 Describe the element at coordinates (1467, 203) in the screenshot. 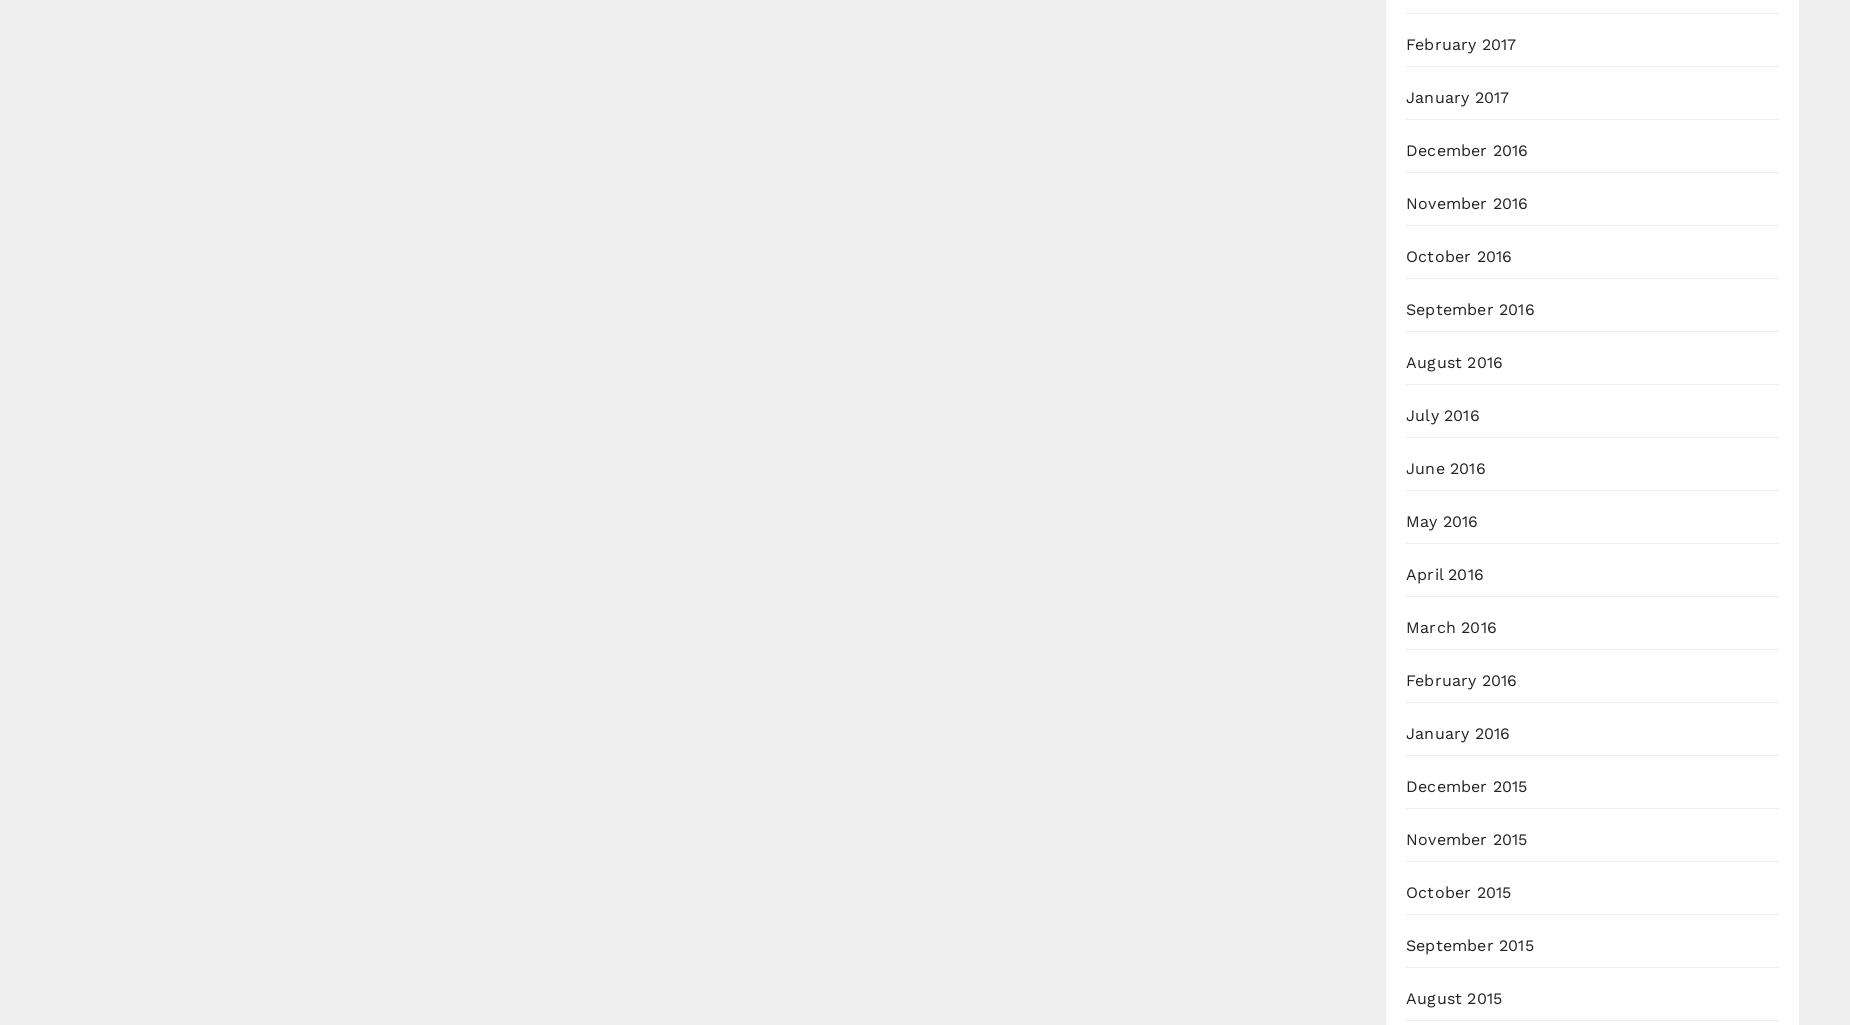

I see `'November 2016'` at that location.